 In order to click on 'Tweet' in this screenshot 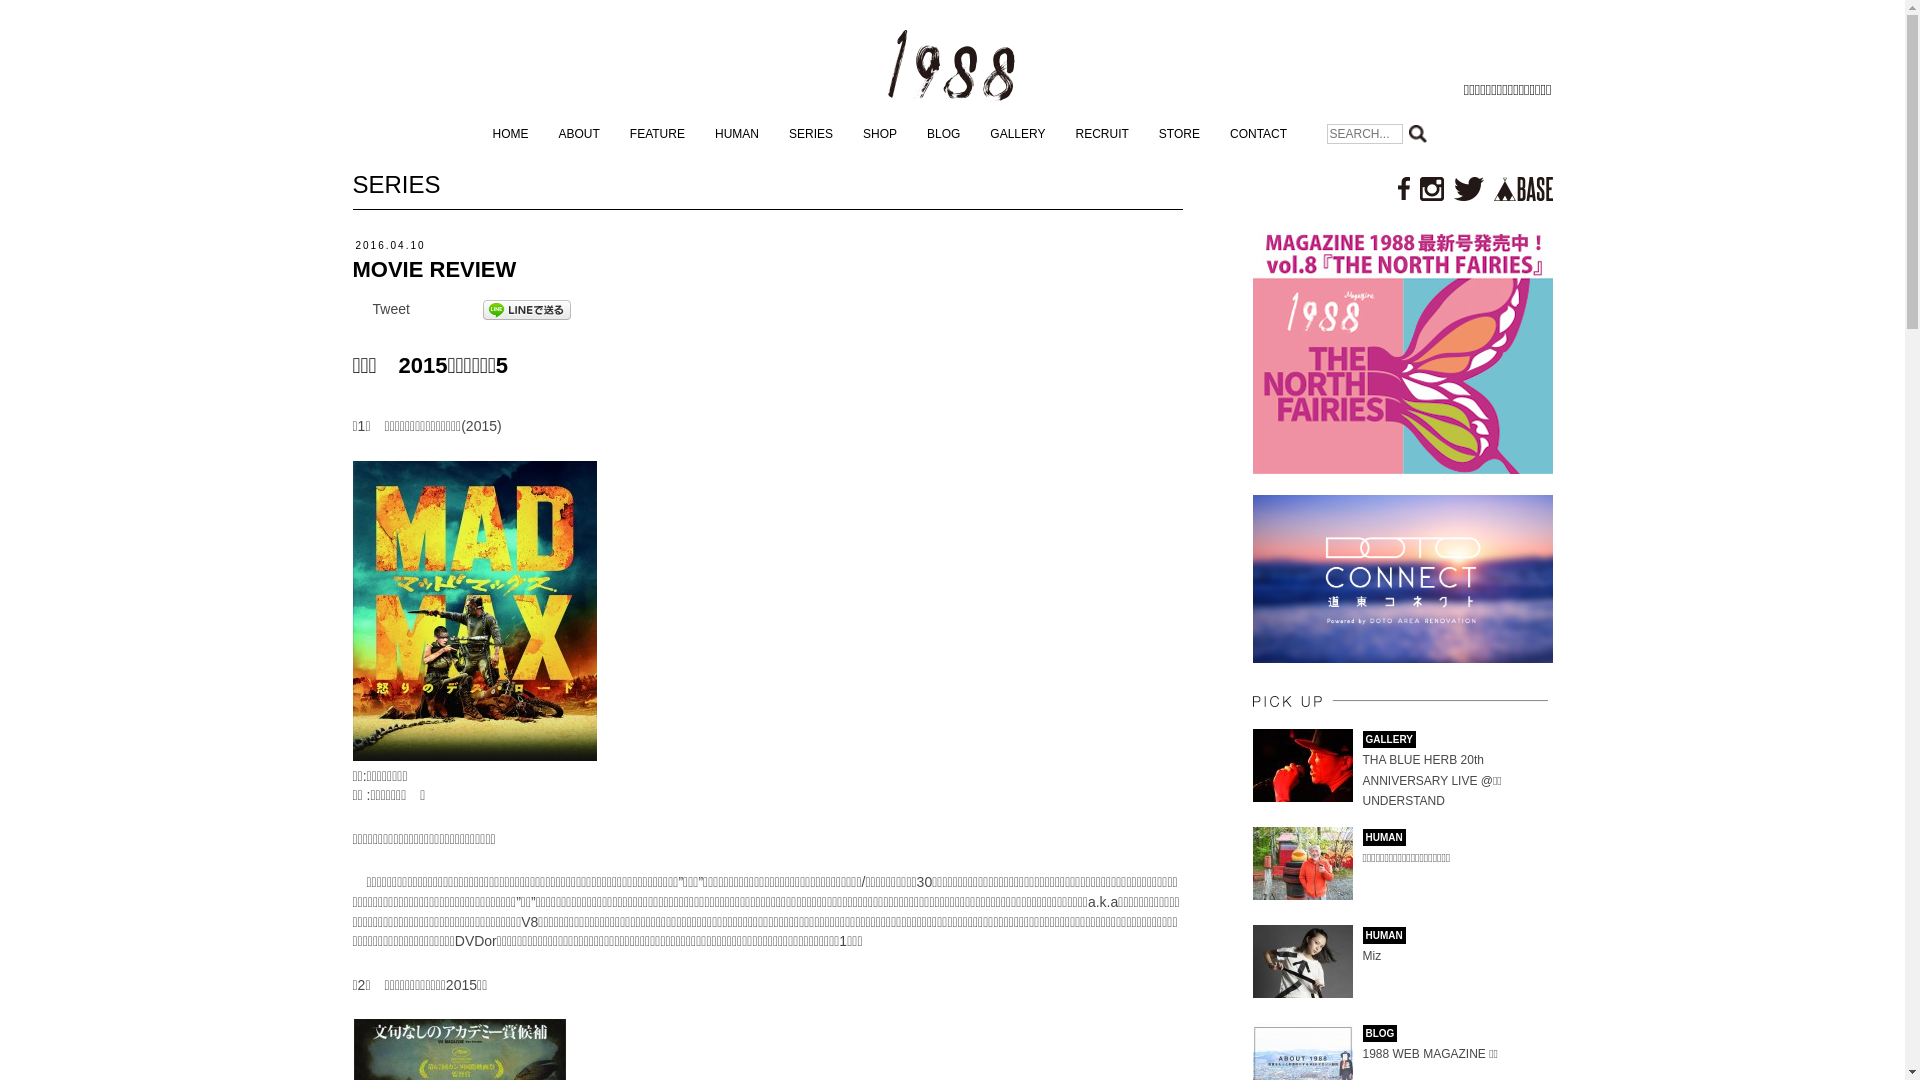, I will do `click(372, 308)`.